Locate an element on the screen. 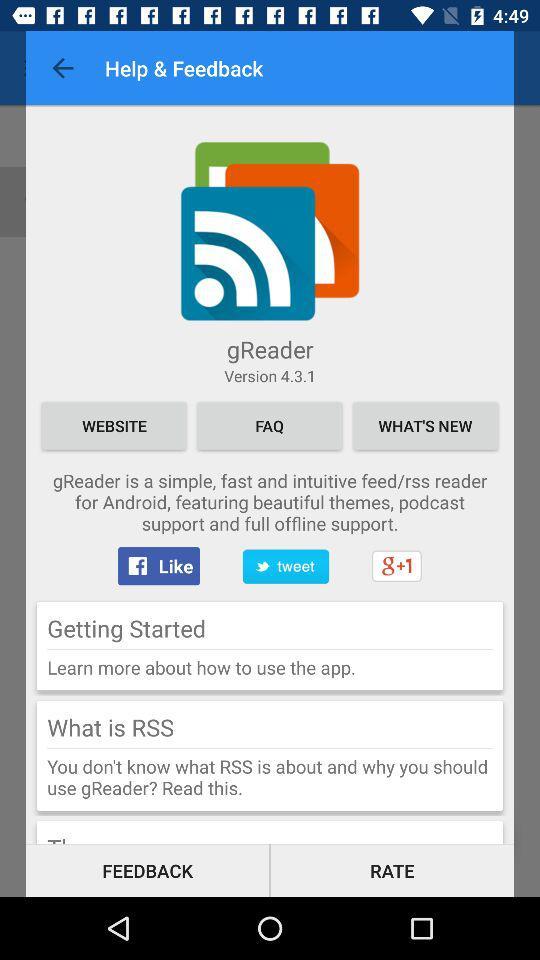 The height and width of the screenshot is (960, 540). the item next to the help & feedback icon is located at coordinates (63, 68).